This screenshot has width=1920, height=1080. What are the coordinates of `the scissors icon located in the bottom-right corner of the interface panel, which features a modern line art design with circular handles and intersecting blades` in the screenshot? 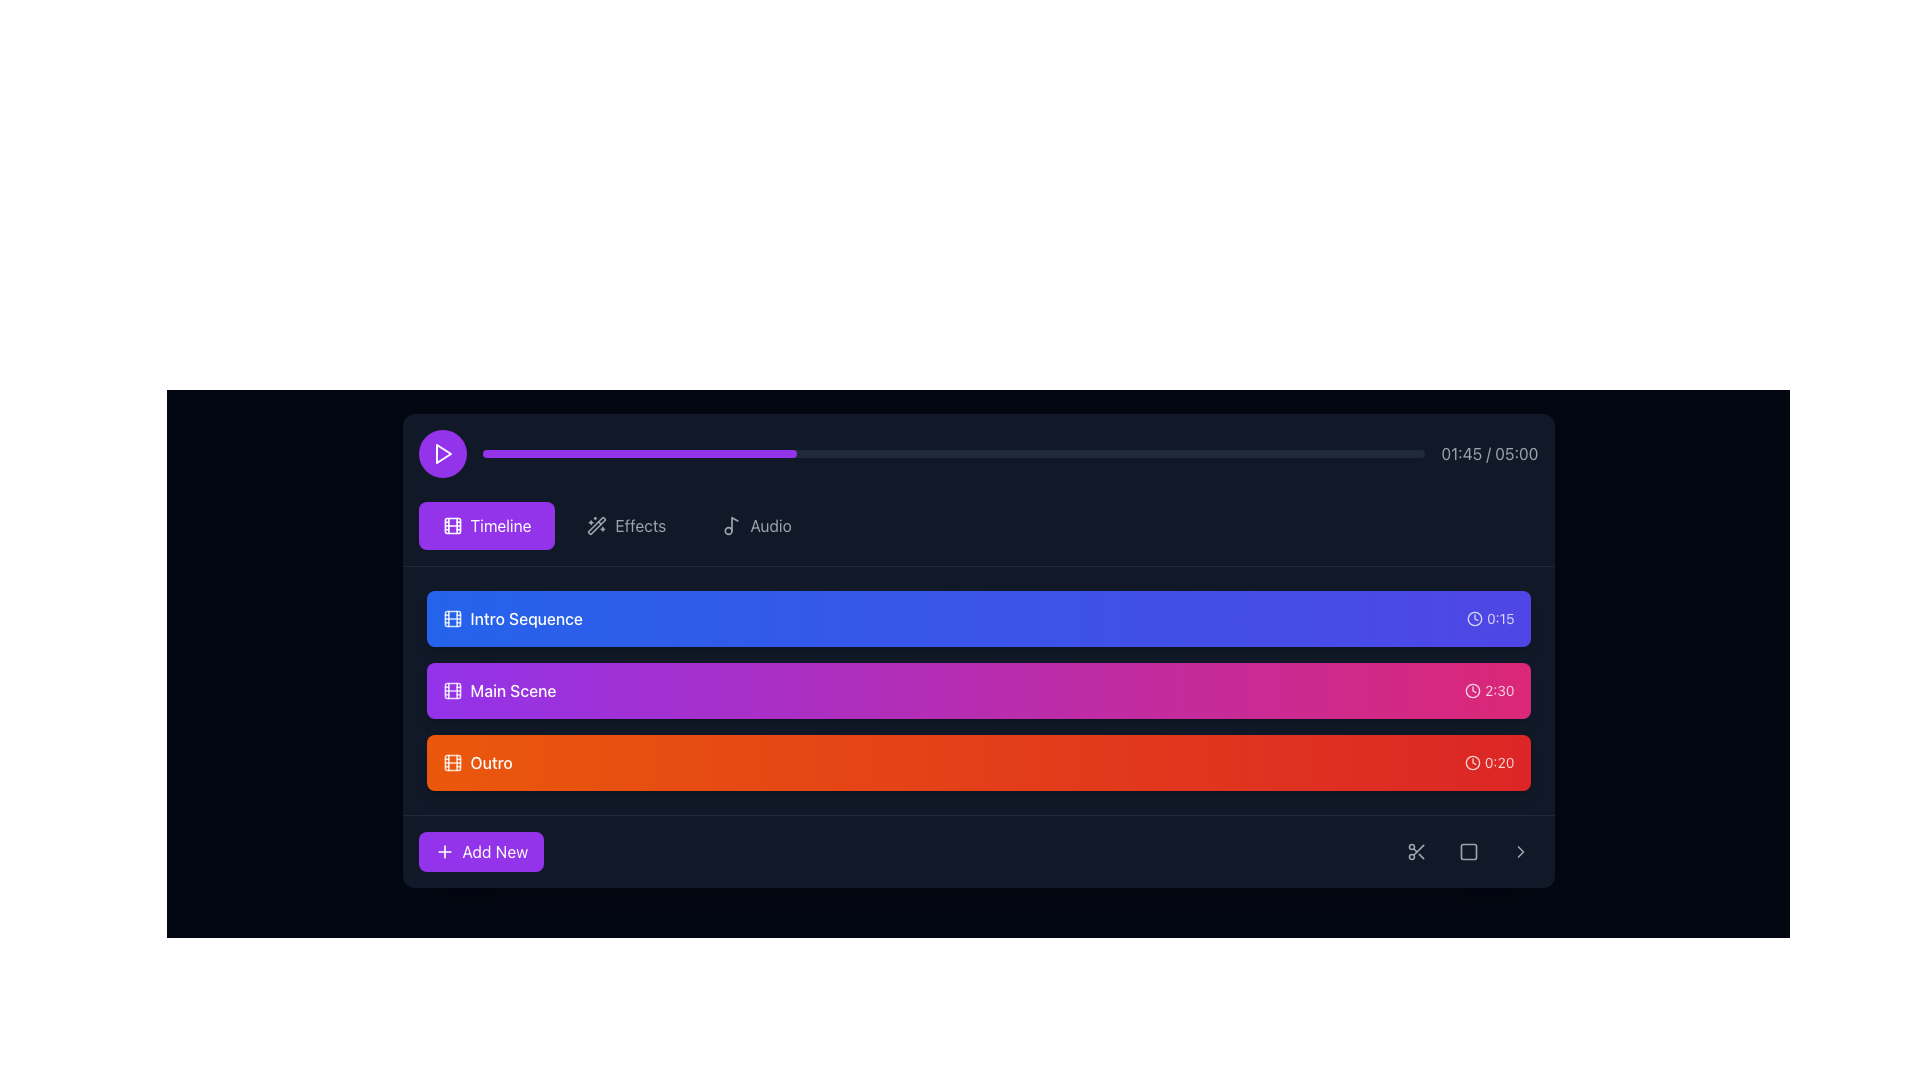 It's located at (1415, 852).